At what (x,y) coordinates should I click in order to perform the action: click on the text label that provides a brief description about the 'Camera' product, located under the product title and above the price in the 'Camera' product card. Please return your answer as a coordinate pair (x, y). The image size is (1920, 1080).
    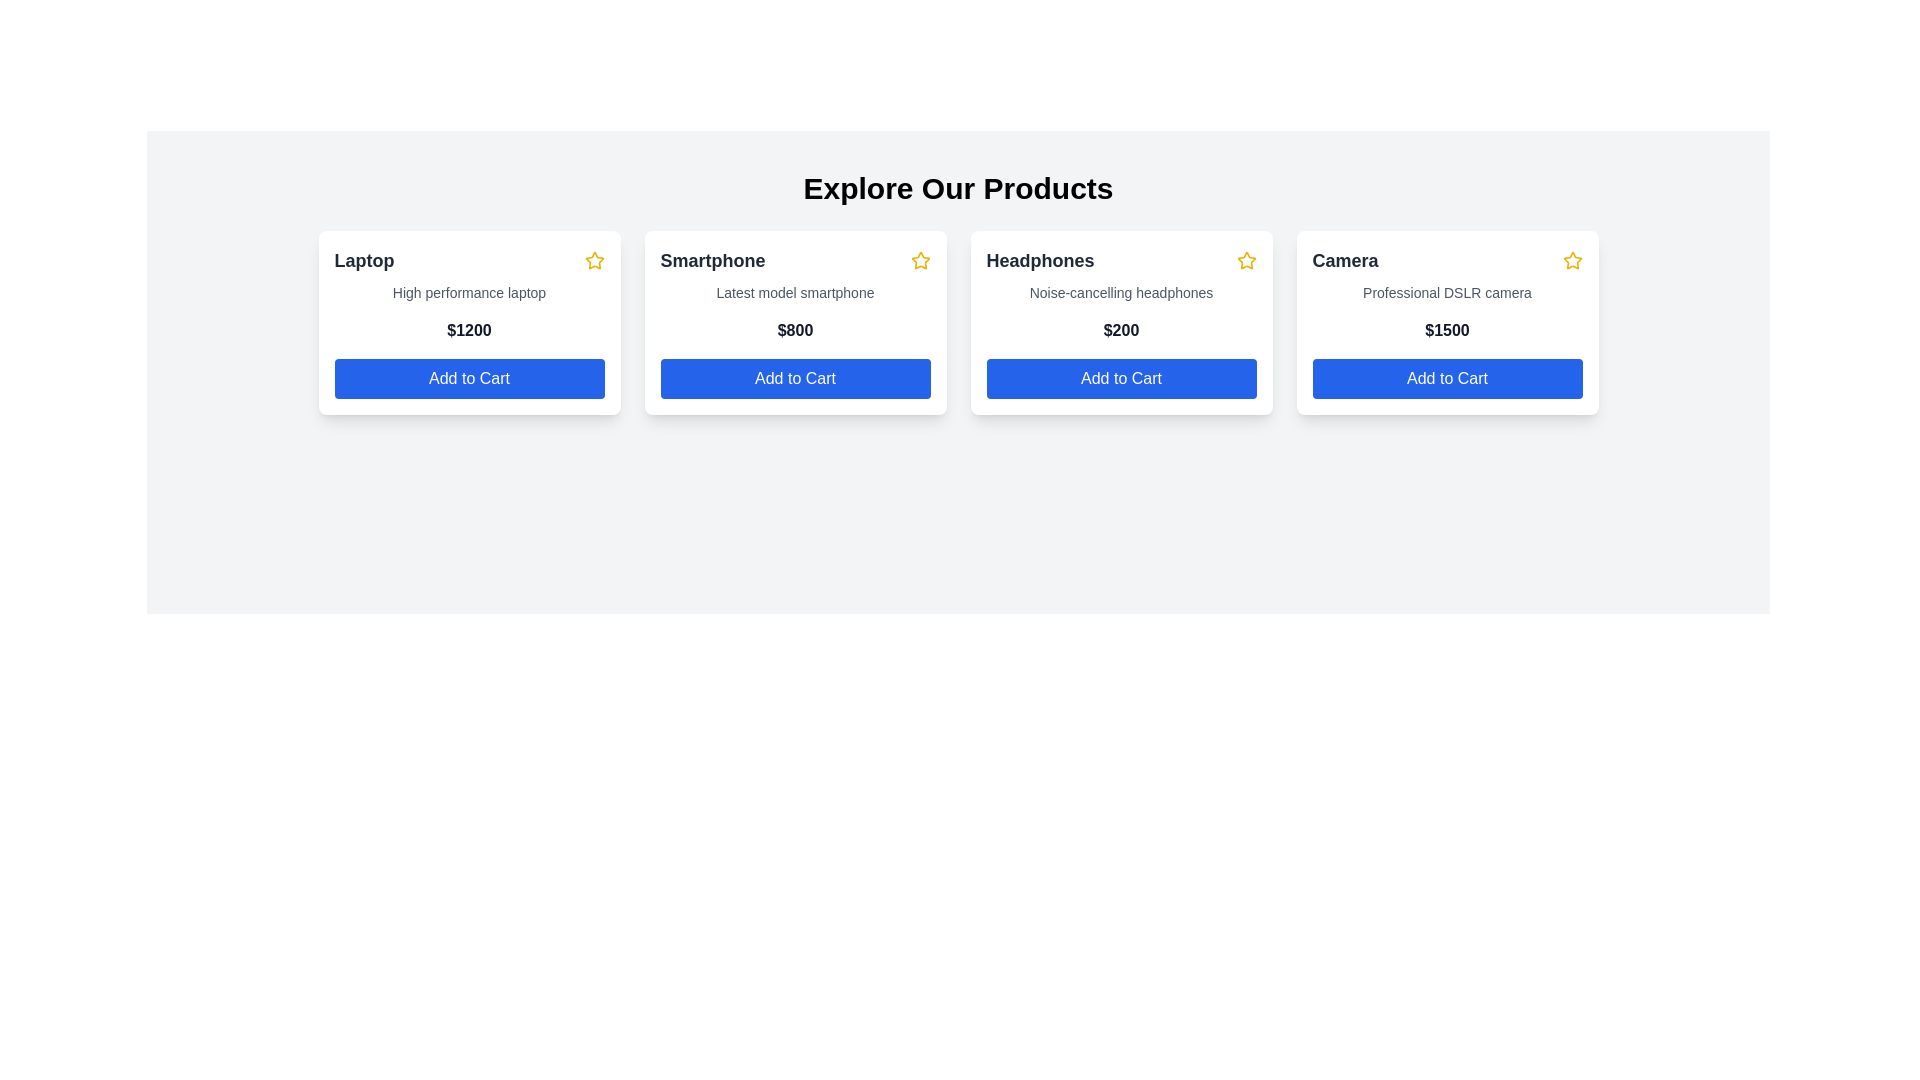
    Looking at the image, I should click on (1447, 293).